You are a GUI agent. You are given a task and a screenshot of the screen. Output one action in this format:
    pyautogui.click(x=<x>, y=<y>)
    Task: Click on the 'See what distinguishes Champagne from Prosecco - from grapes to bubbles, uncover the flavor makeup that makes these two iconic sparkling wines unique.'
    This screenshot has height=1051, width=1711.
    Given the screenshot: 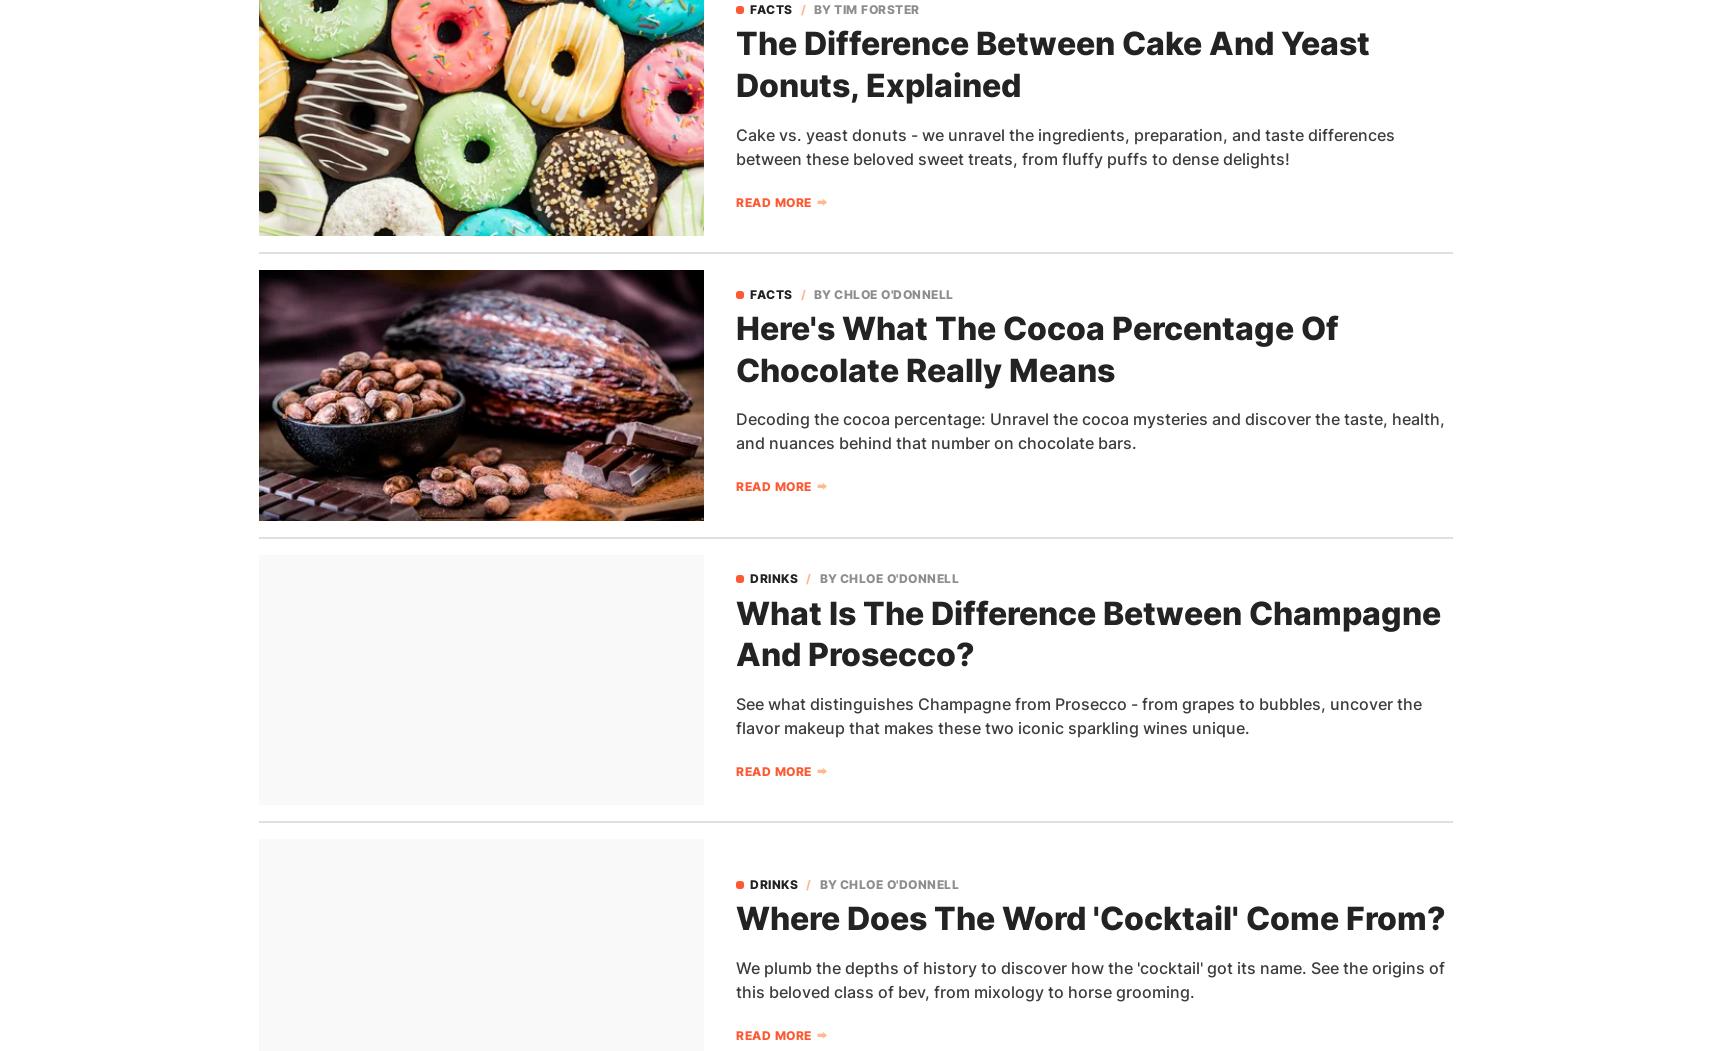 What is the action you would take?
    pyautogui.click(x=1078, y=713)
    